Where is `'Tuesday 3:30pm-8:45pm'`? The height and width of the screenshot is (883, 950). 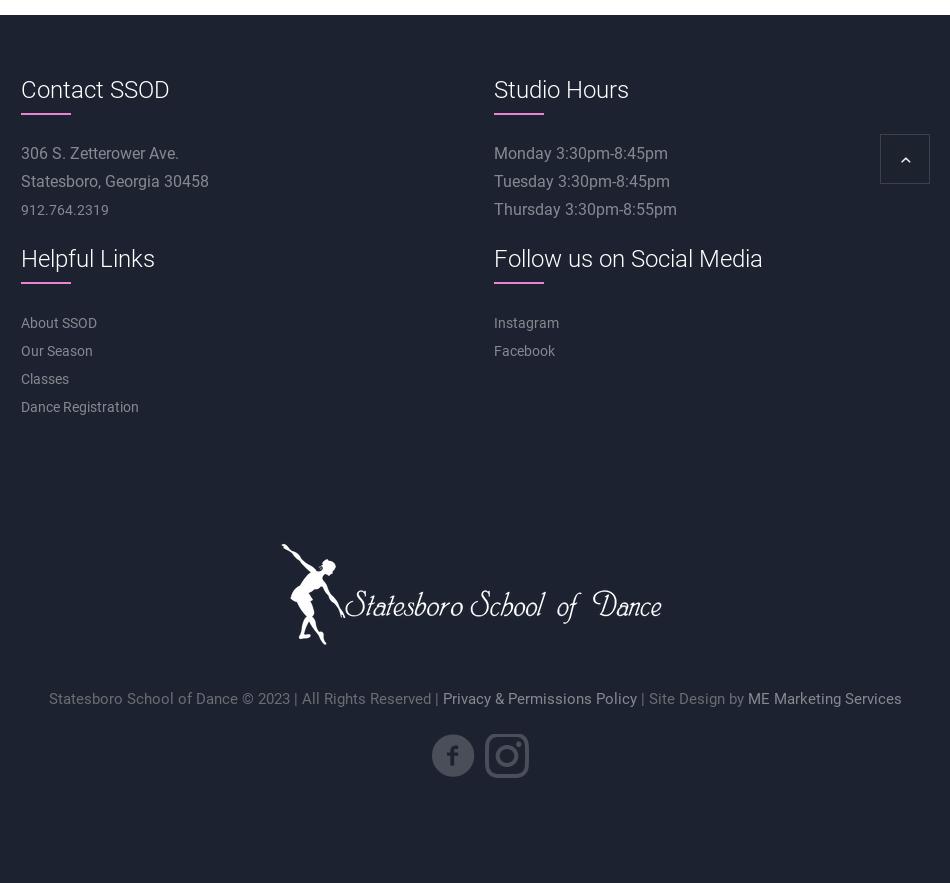 'Tuesday 3:30pm-8:45pm' is located at coordinates (581, 180).